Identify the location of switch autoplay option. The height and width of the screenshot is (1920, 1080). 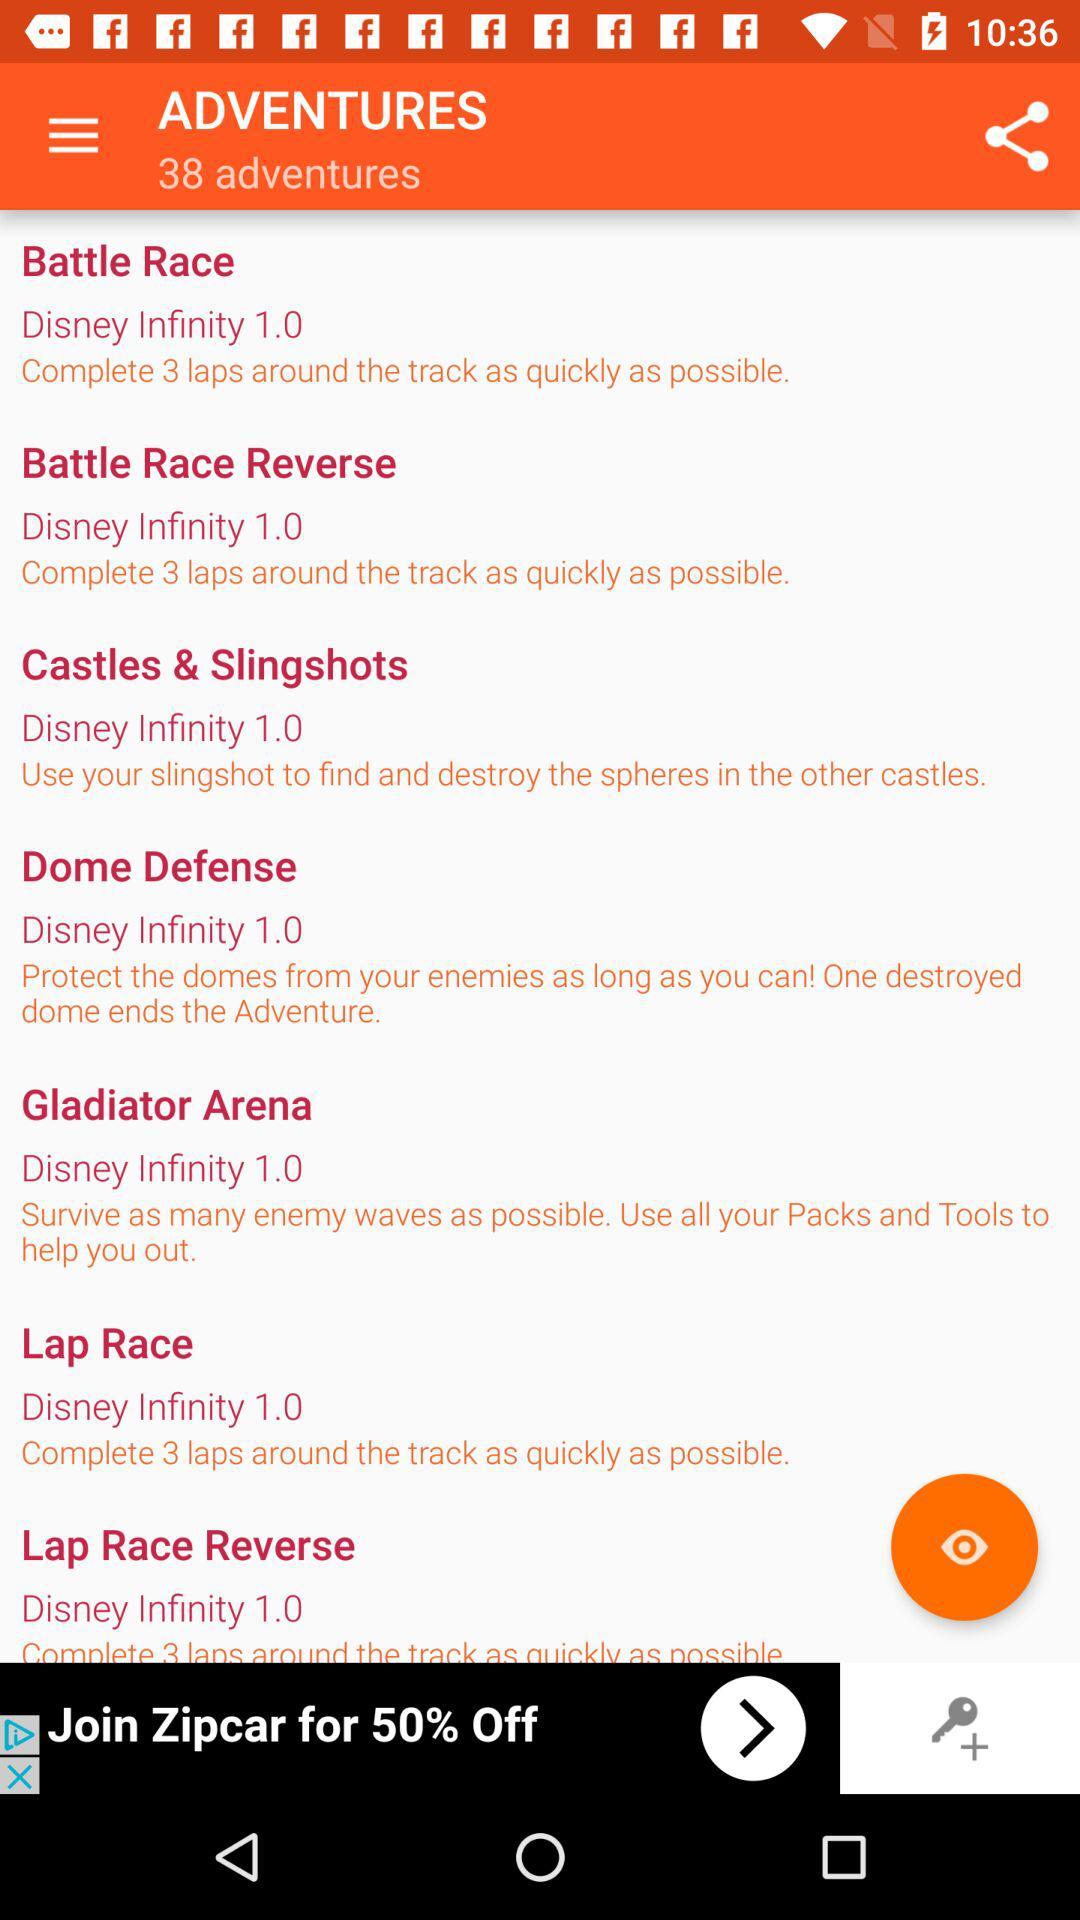
(419, 1727).